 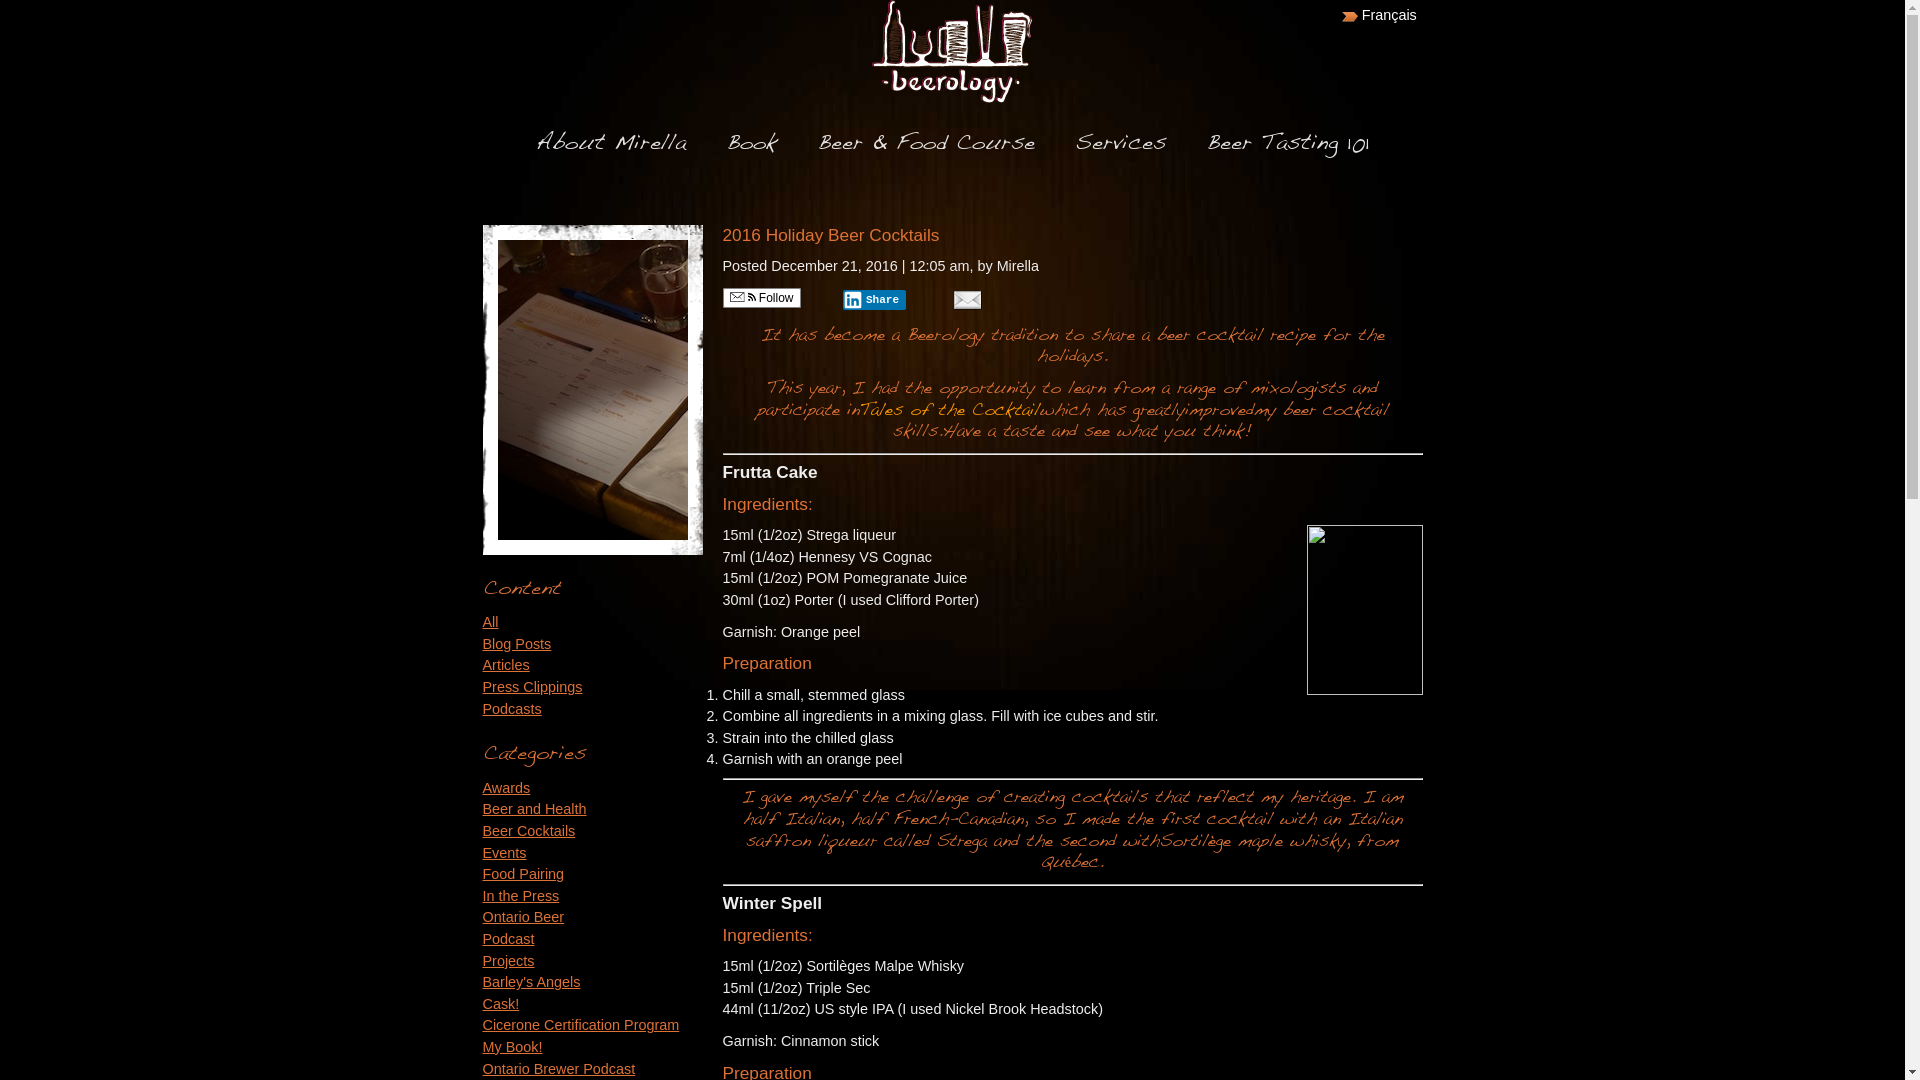 I want to click on 'Tales of the Cocktail', so click(x=949, y=409).